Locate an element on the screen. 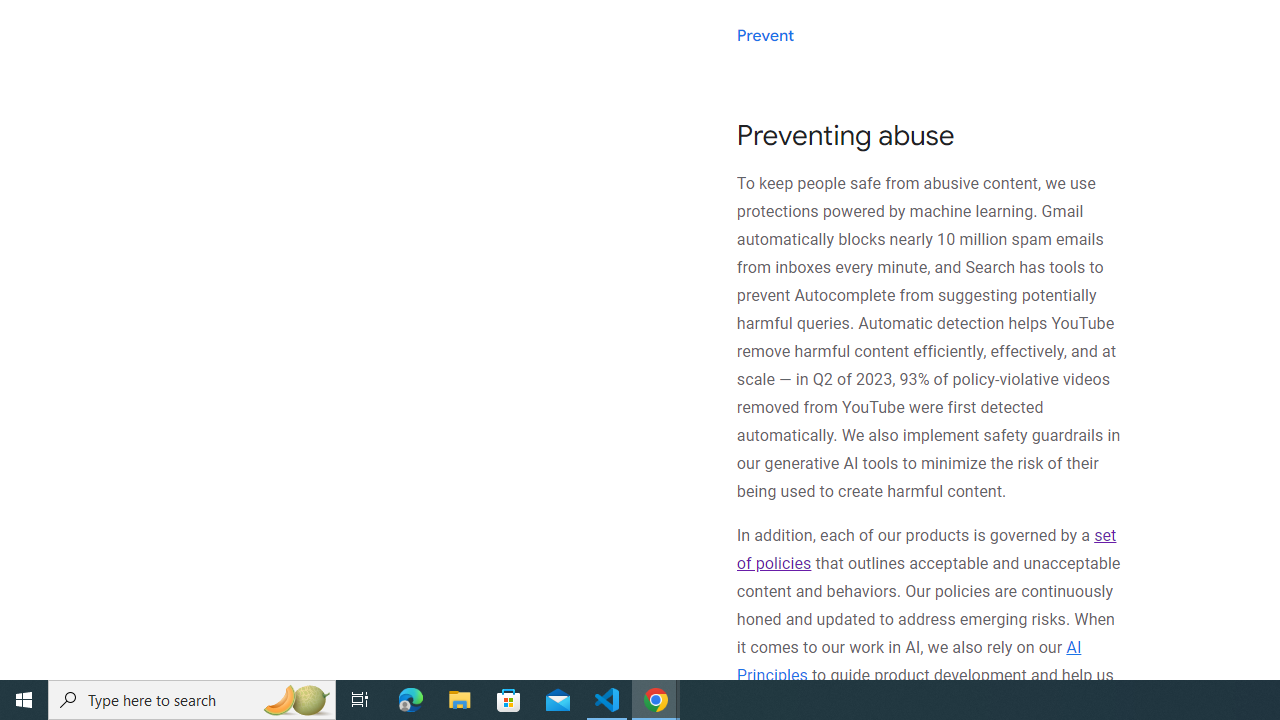 The image size is (1280, 720). 'set of policies' is located at coordinates (925, 549).